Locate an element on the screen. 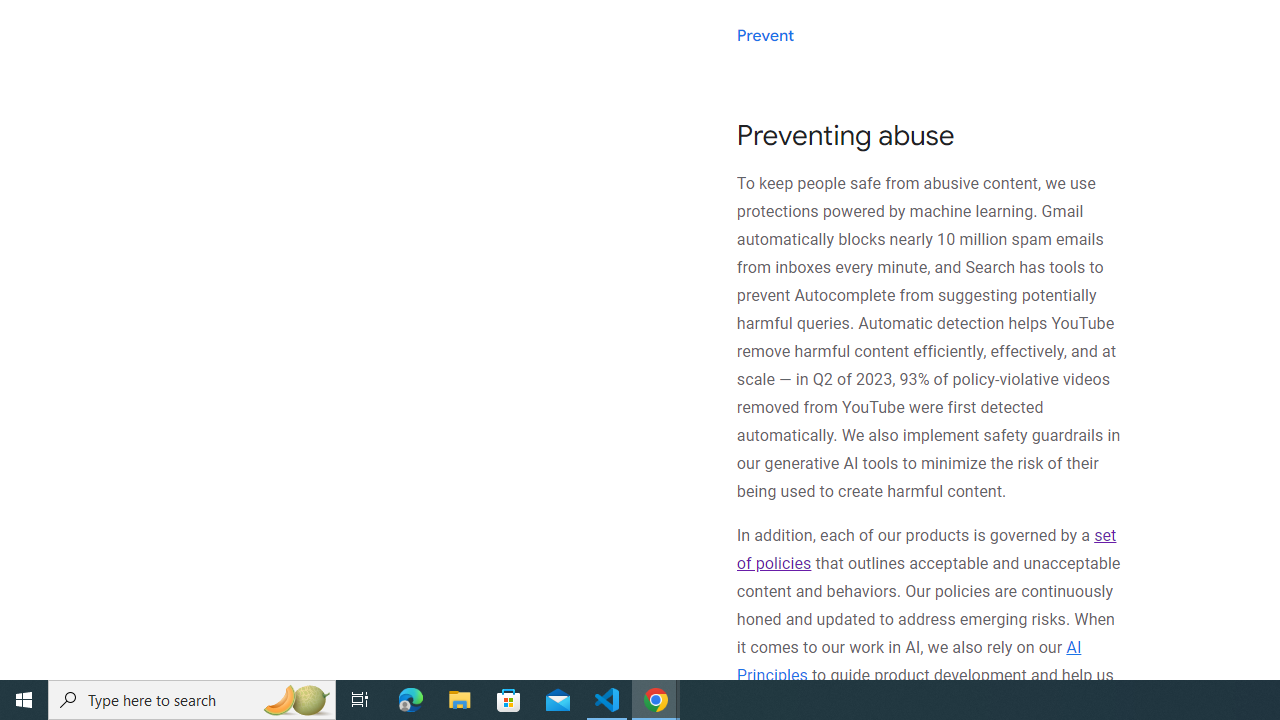 The image size is (1280, 720). 'set of policies' is located at coordinates (925, 549).